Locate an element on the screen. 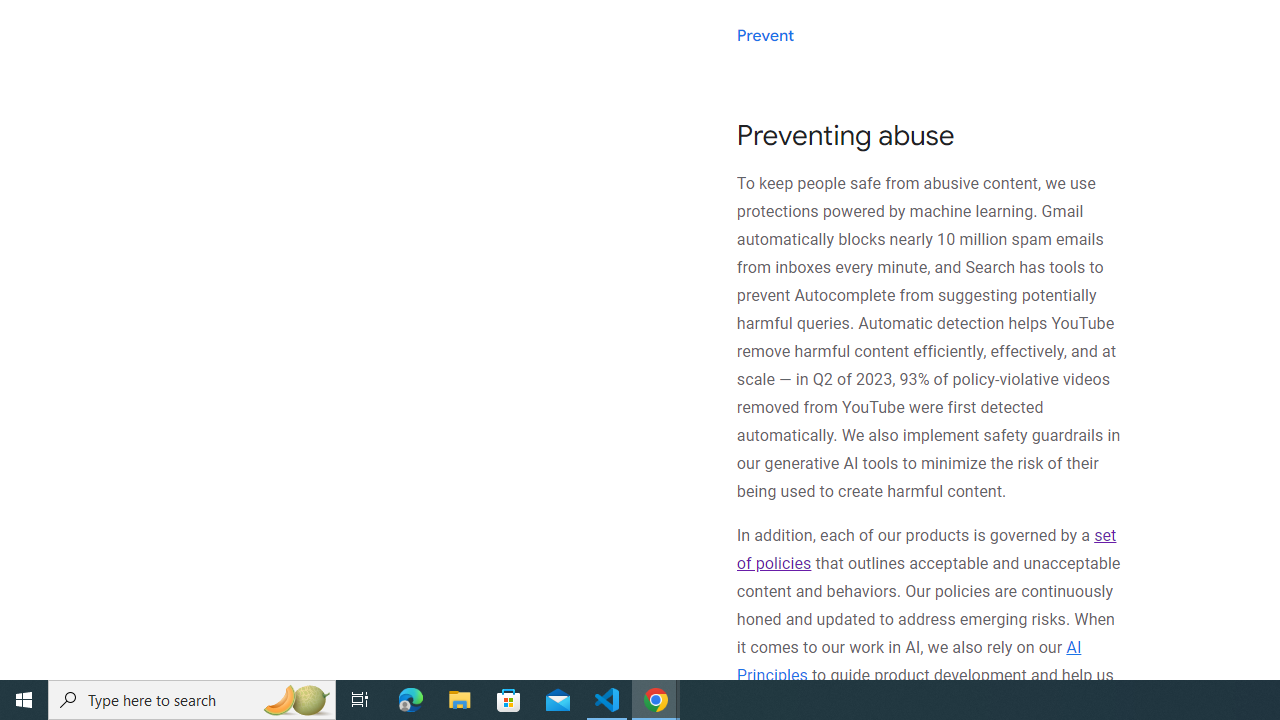 The image size is (1280, 720). 'set of policies' is located at coordinates (925, 549).